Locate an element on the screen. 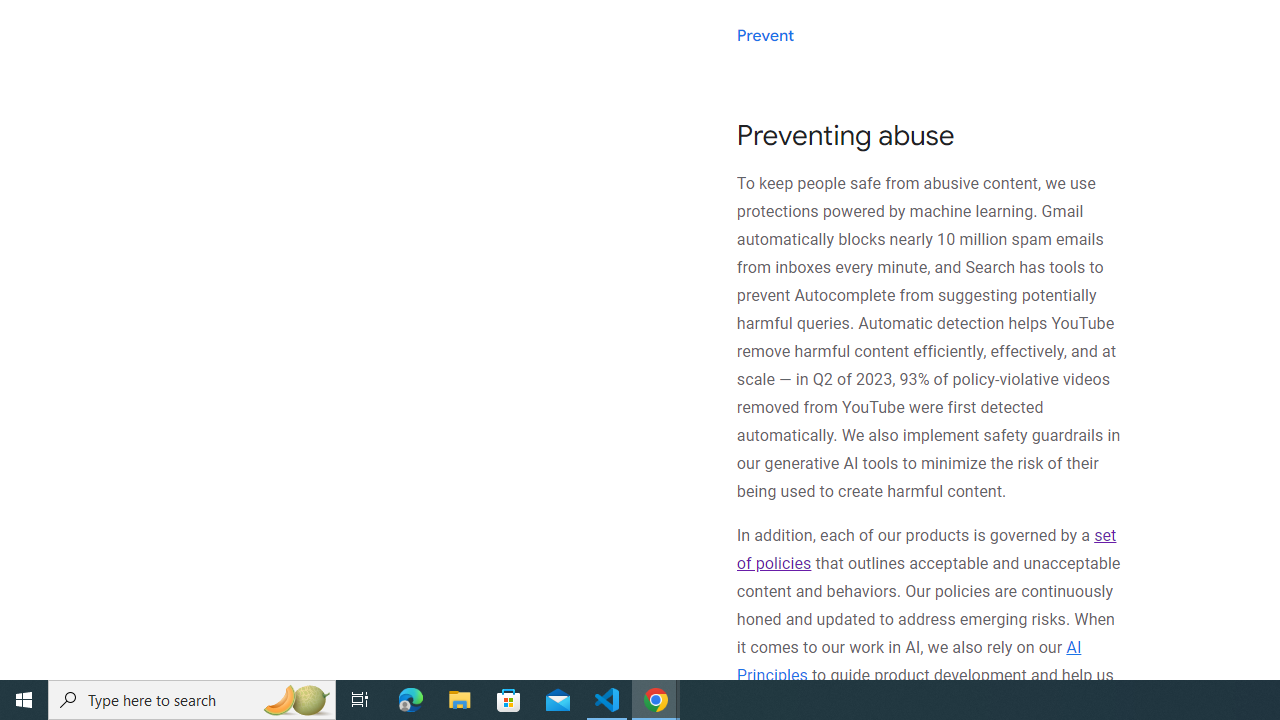 The image size is (1280, 720). 'set of policies' is located at coordinates (925, 549).